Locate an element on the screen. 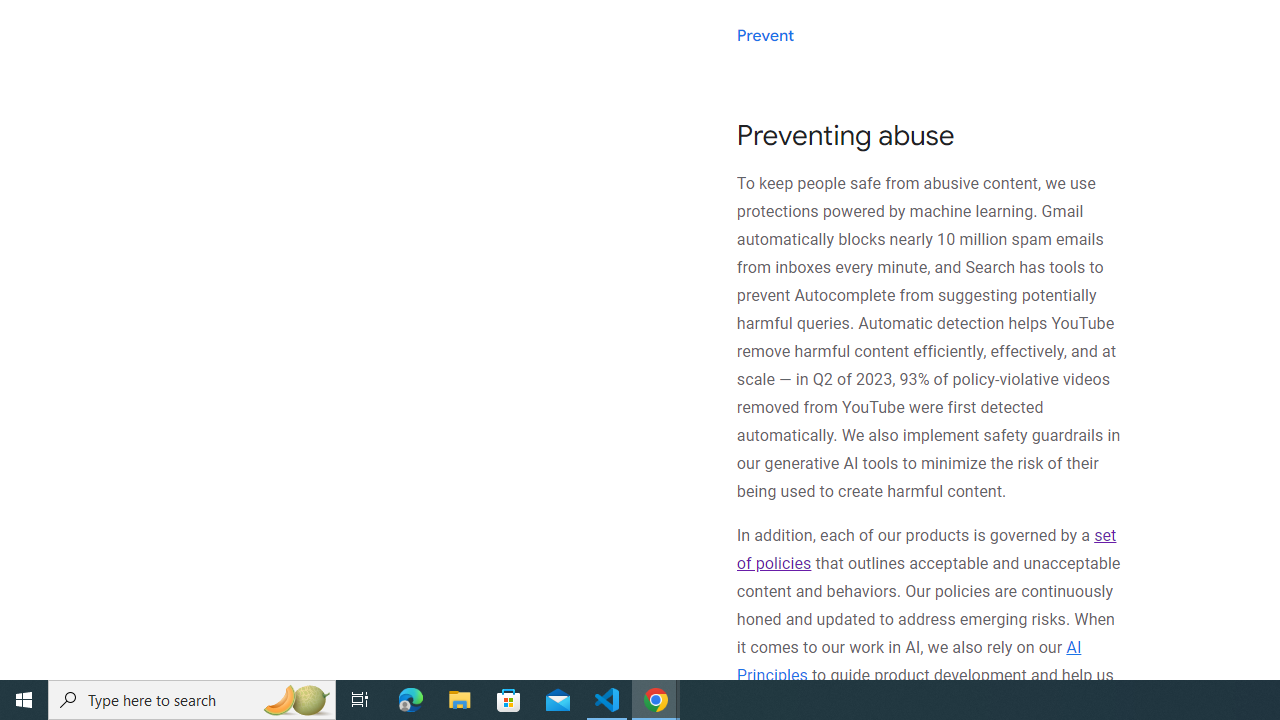 The image size is (1280, 720). 'set of policies' is located at coordinates (925, 549).